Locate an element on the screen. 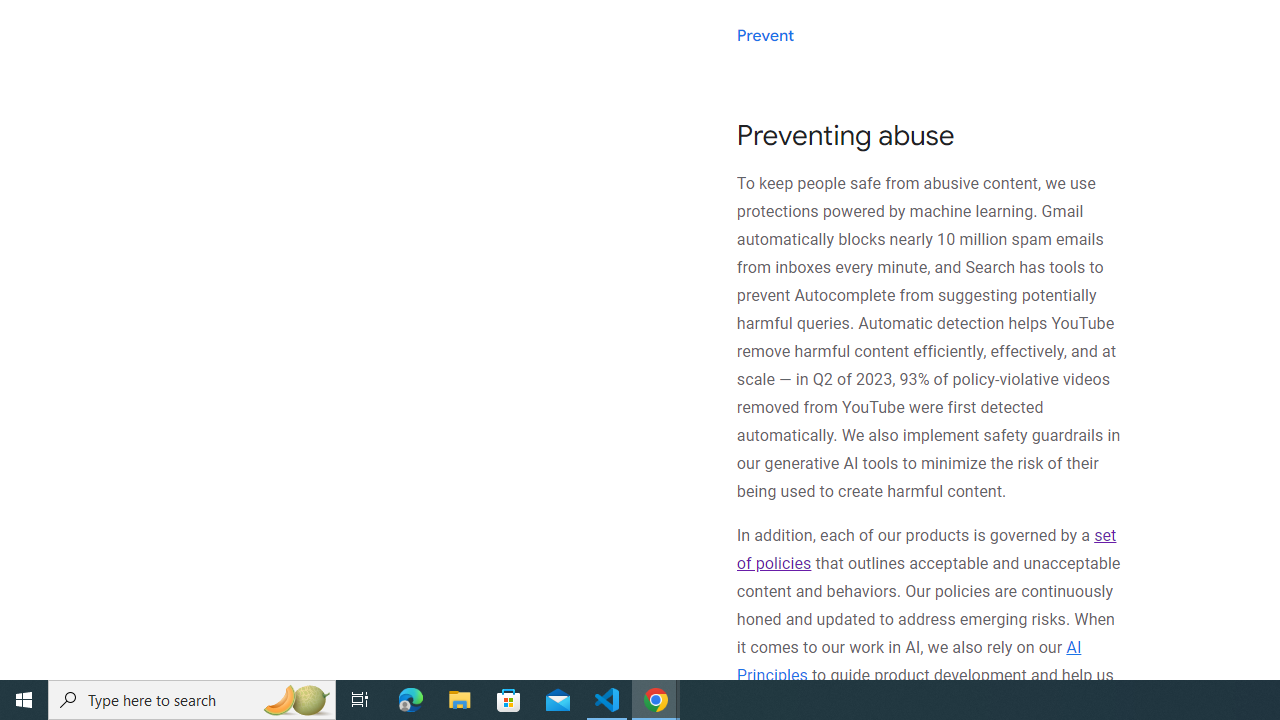 The image size is (1280, 720). 'set of policies' is located at coordinates (925, 549).